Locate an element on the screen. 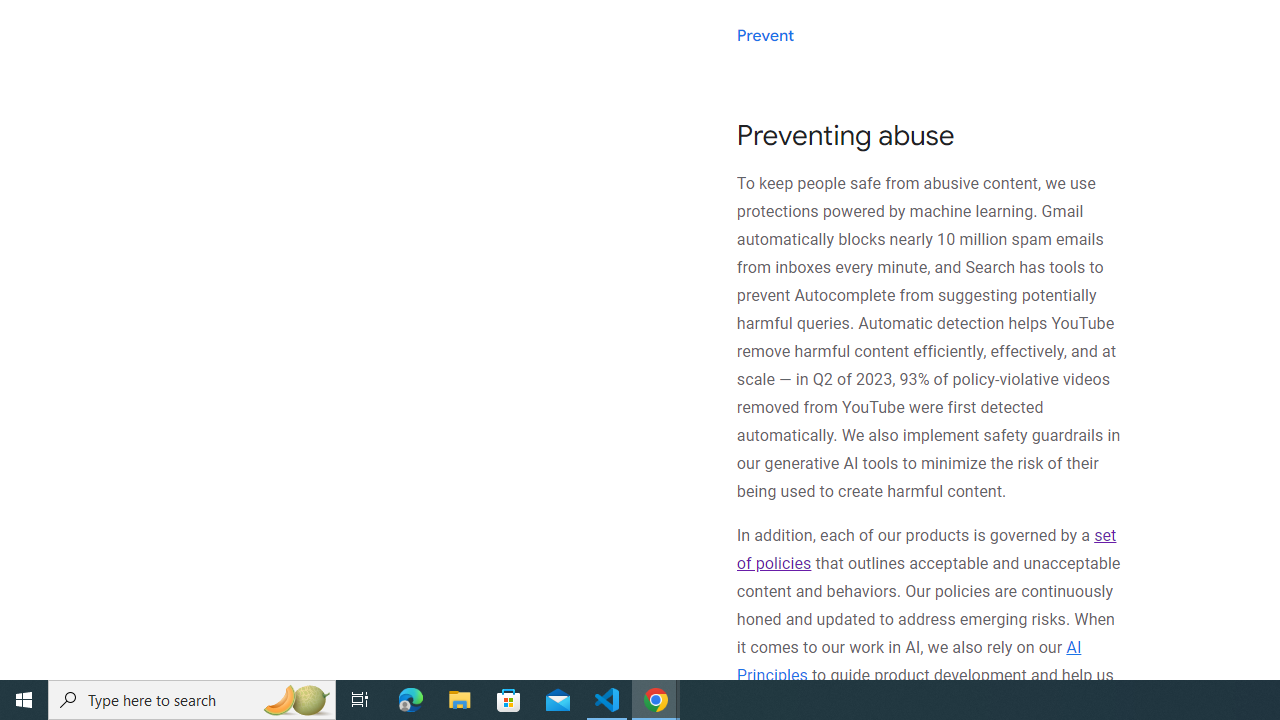 The image size is (1280, 720). 'set of policies' is located at coordinates (925, 549).